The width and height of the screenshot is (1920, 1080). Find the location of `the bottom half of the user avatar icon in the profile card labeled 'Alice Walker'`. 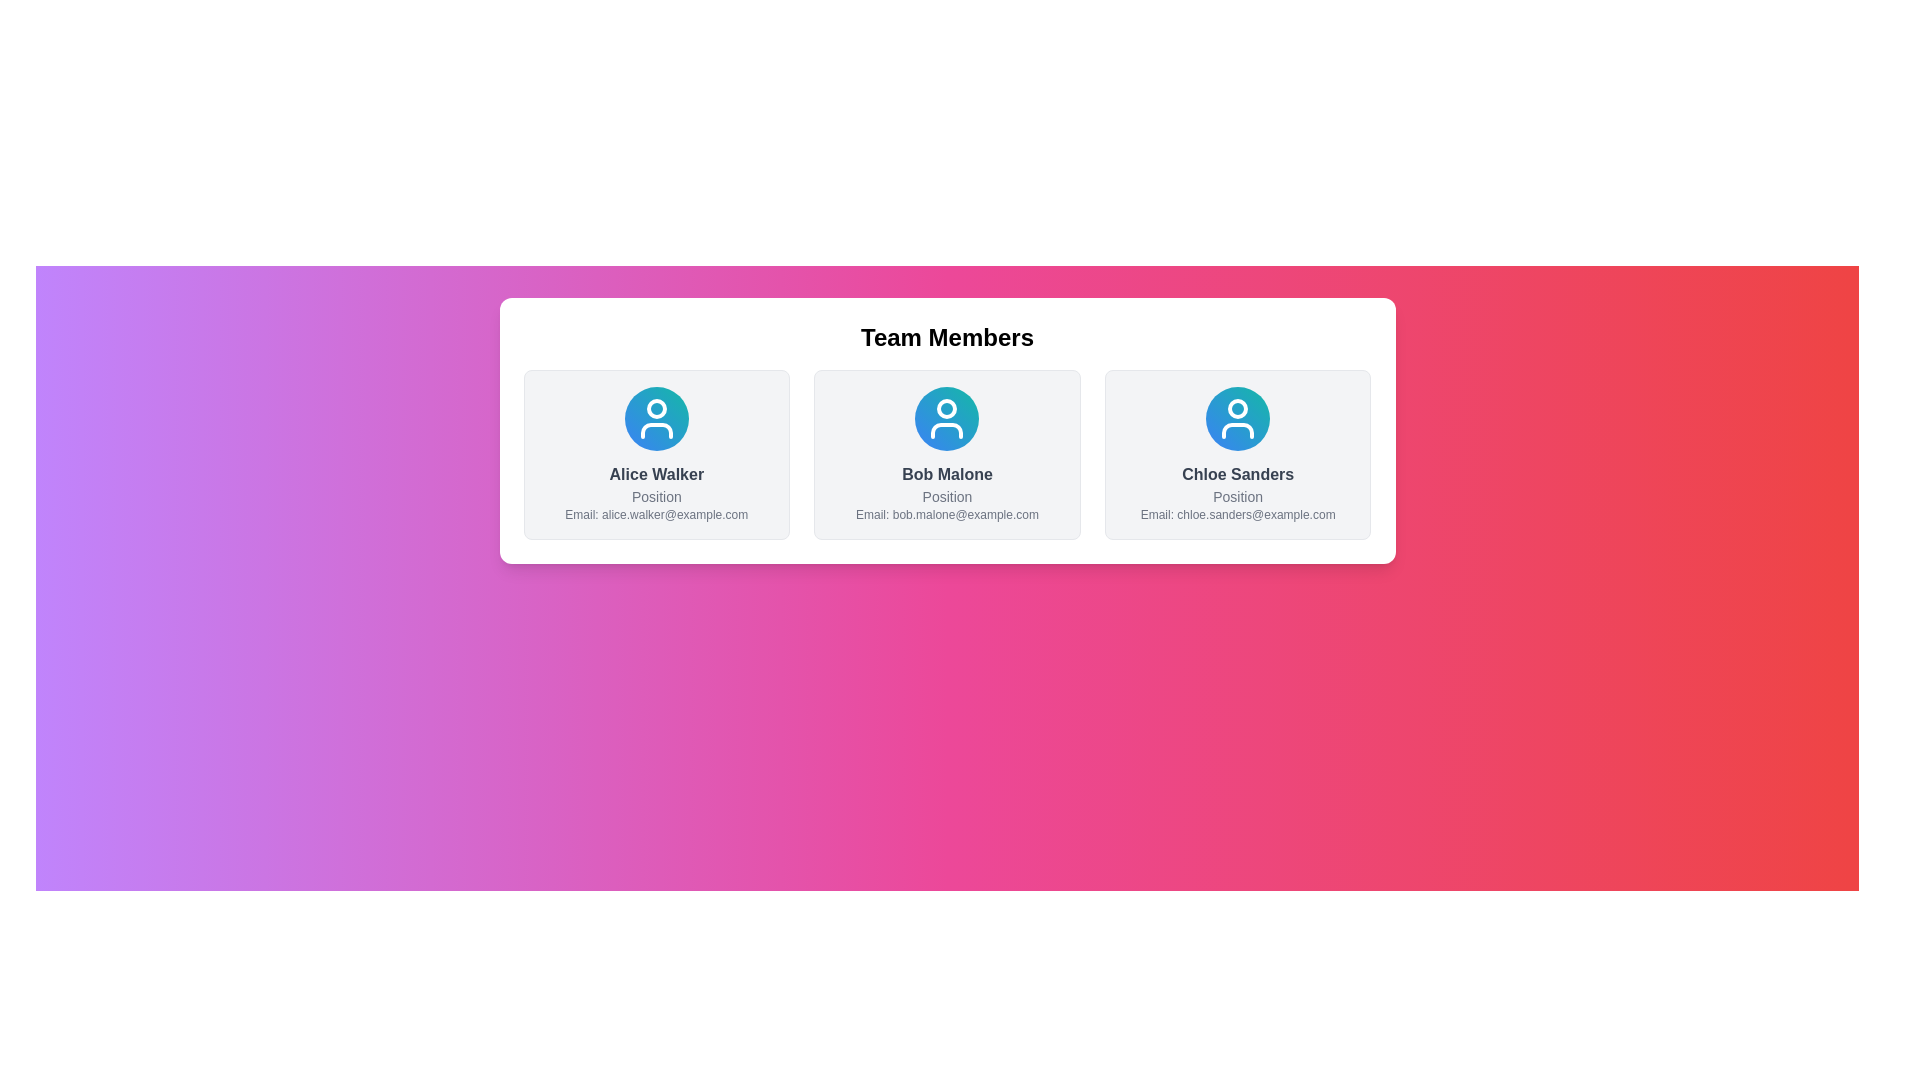

the bottom half of the user avatar icon in the profile card labeled 'Alice Walker' is located at coordinates (656, 430).